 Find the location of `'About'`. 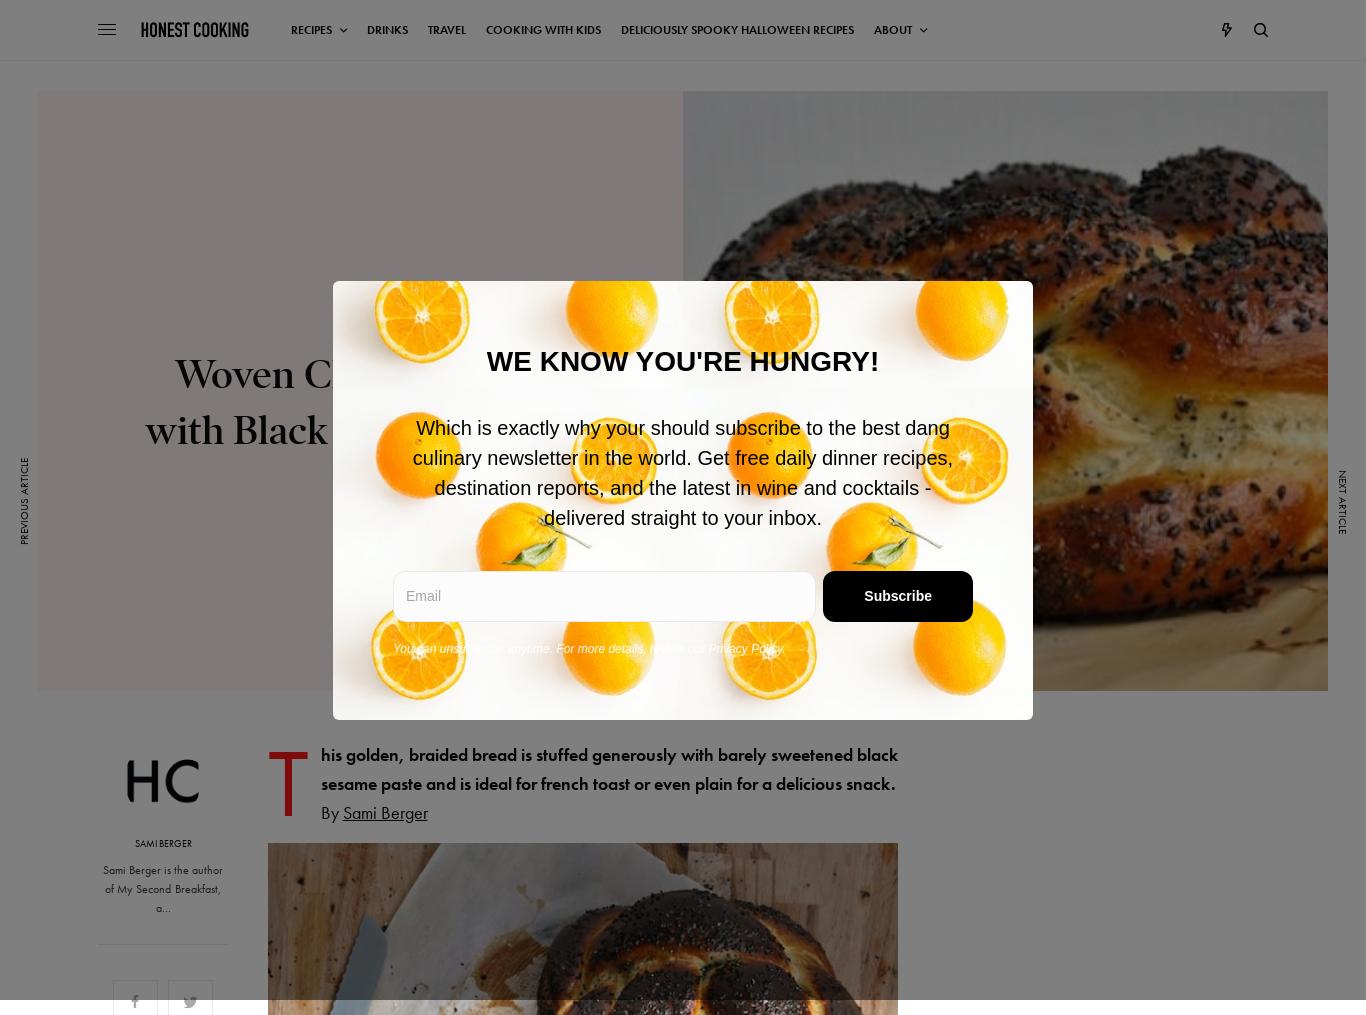

'About' is located at coordinates (891, 29).